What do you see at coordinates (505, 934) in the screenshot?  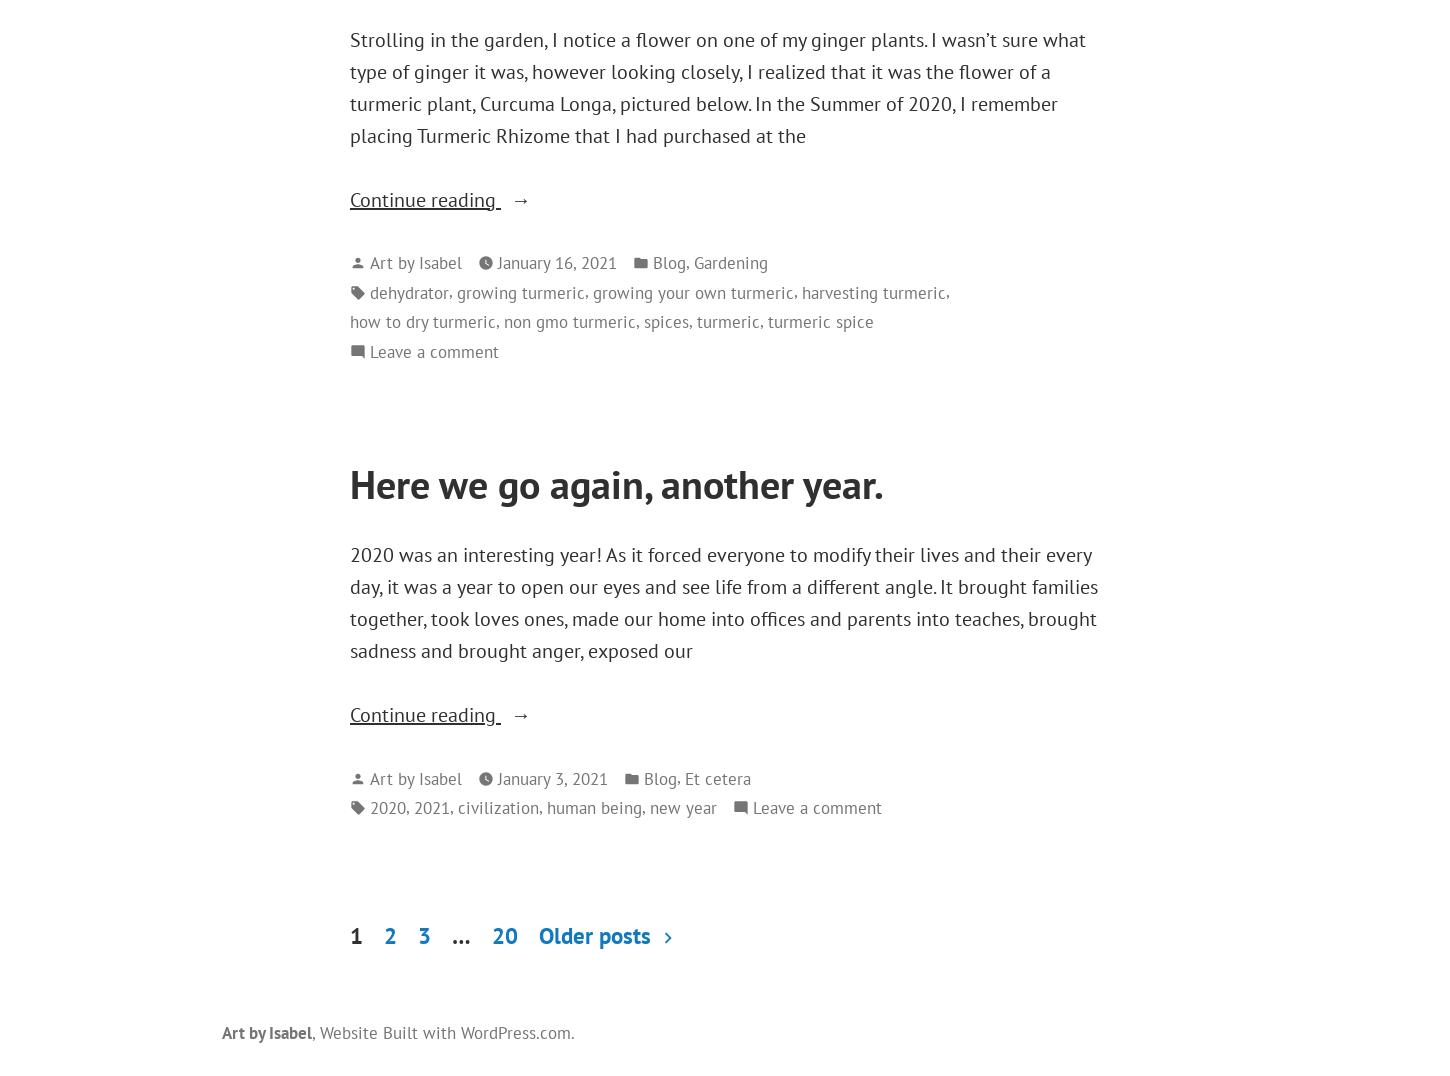 I see `'20'` at bounding box center [505, 934].